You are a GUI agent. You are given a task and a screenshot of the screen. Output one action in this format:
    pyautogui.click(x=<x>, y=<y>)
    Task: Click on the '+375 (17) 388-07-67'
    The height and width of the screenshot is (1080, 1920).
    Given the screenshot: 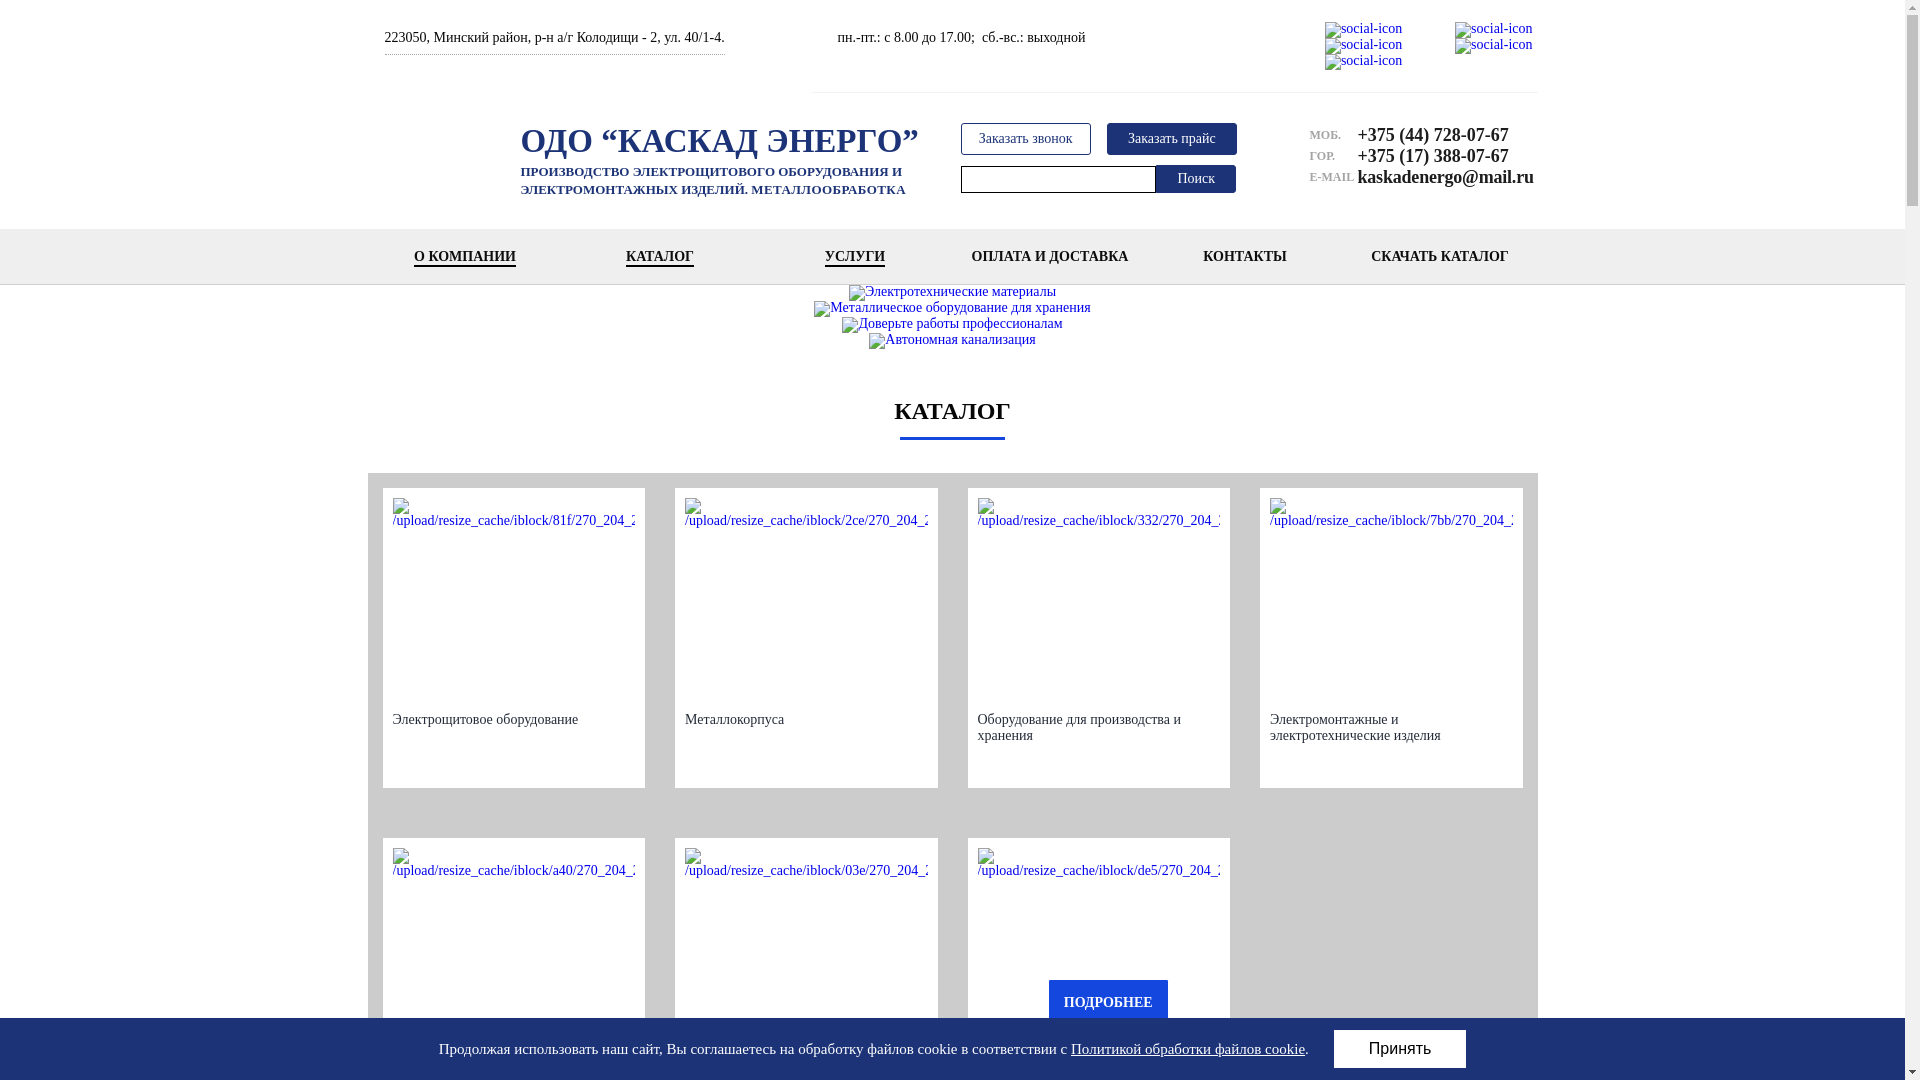 What is the action you would take?
    pyautogui.click(x=1437, y=154)
    